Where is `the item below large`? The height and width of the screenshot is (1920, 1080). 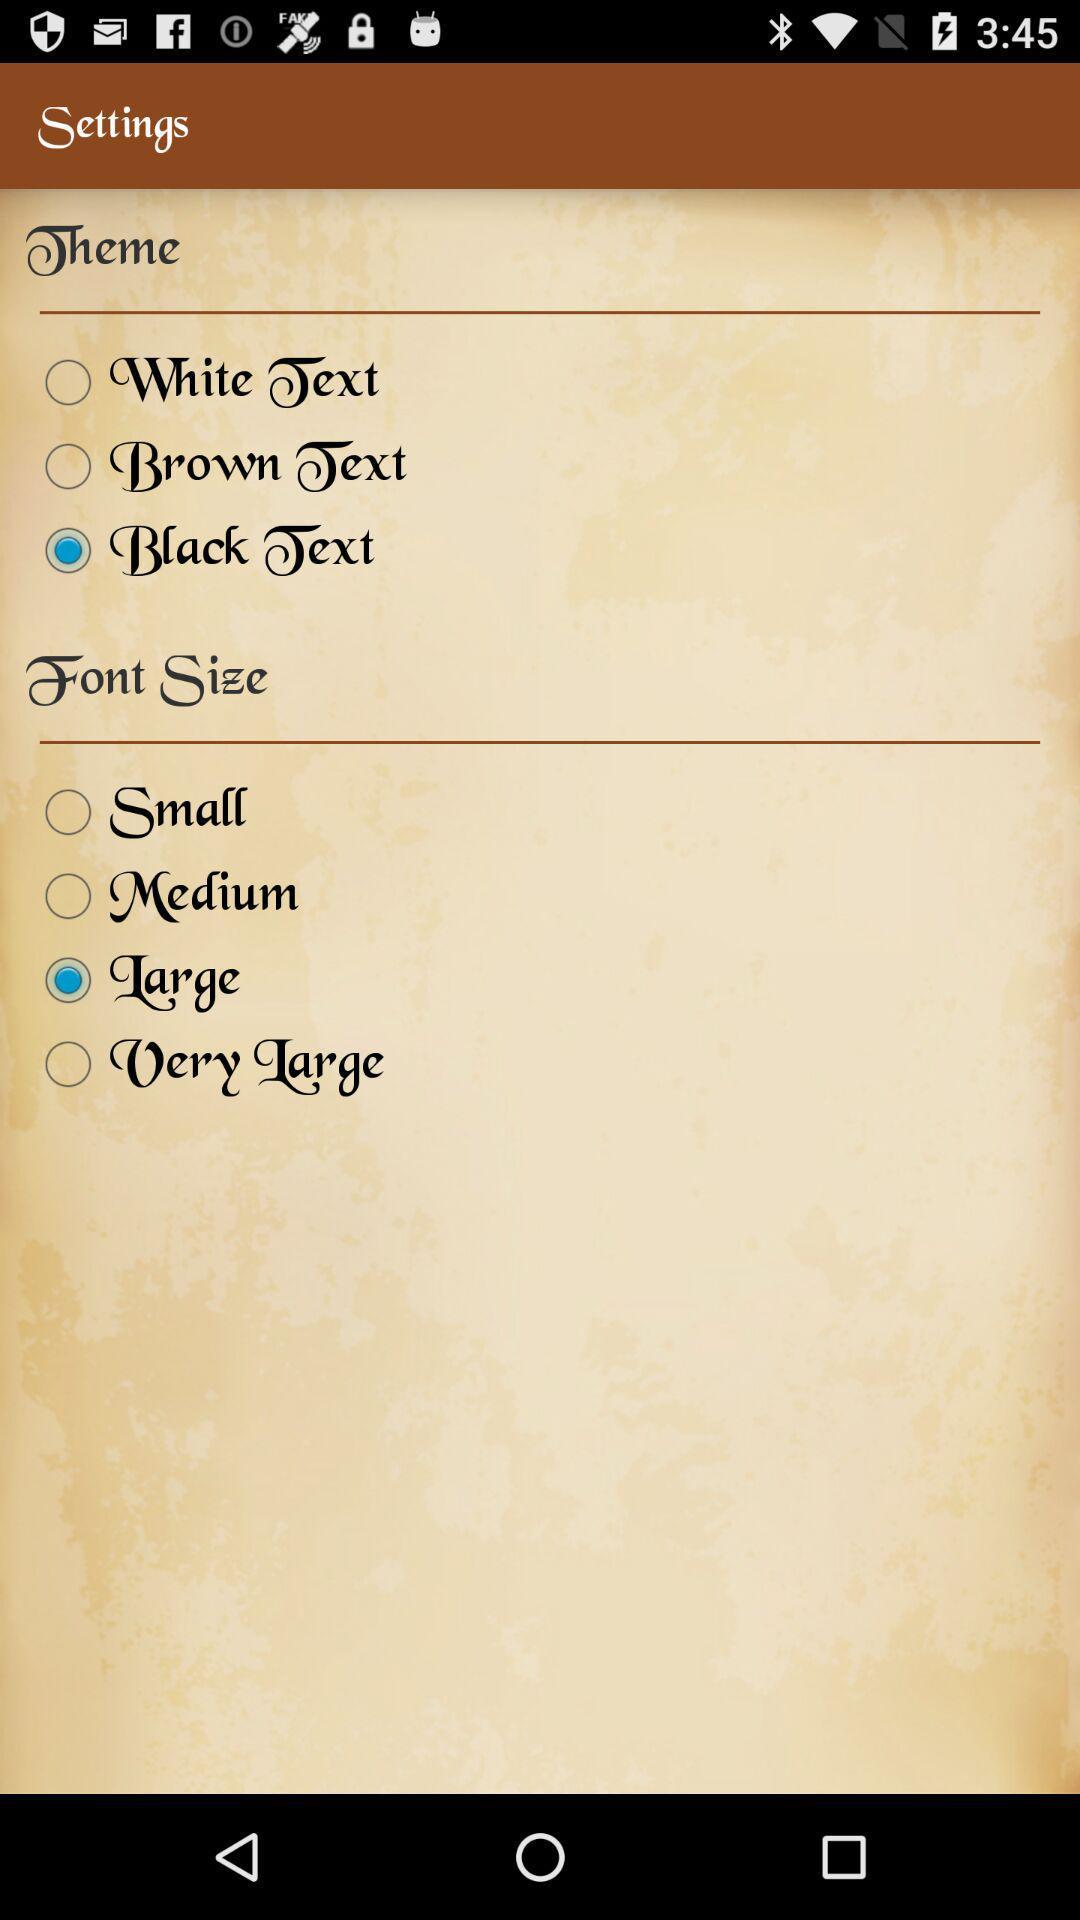
the item below large is located at coordinates (205, 1063).